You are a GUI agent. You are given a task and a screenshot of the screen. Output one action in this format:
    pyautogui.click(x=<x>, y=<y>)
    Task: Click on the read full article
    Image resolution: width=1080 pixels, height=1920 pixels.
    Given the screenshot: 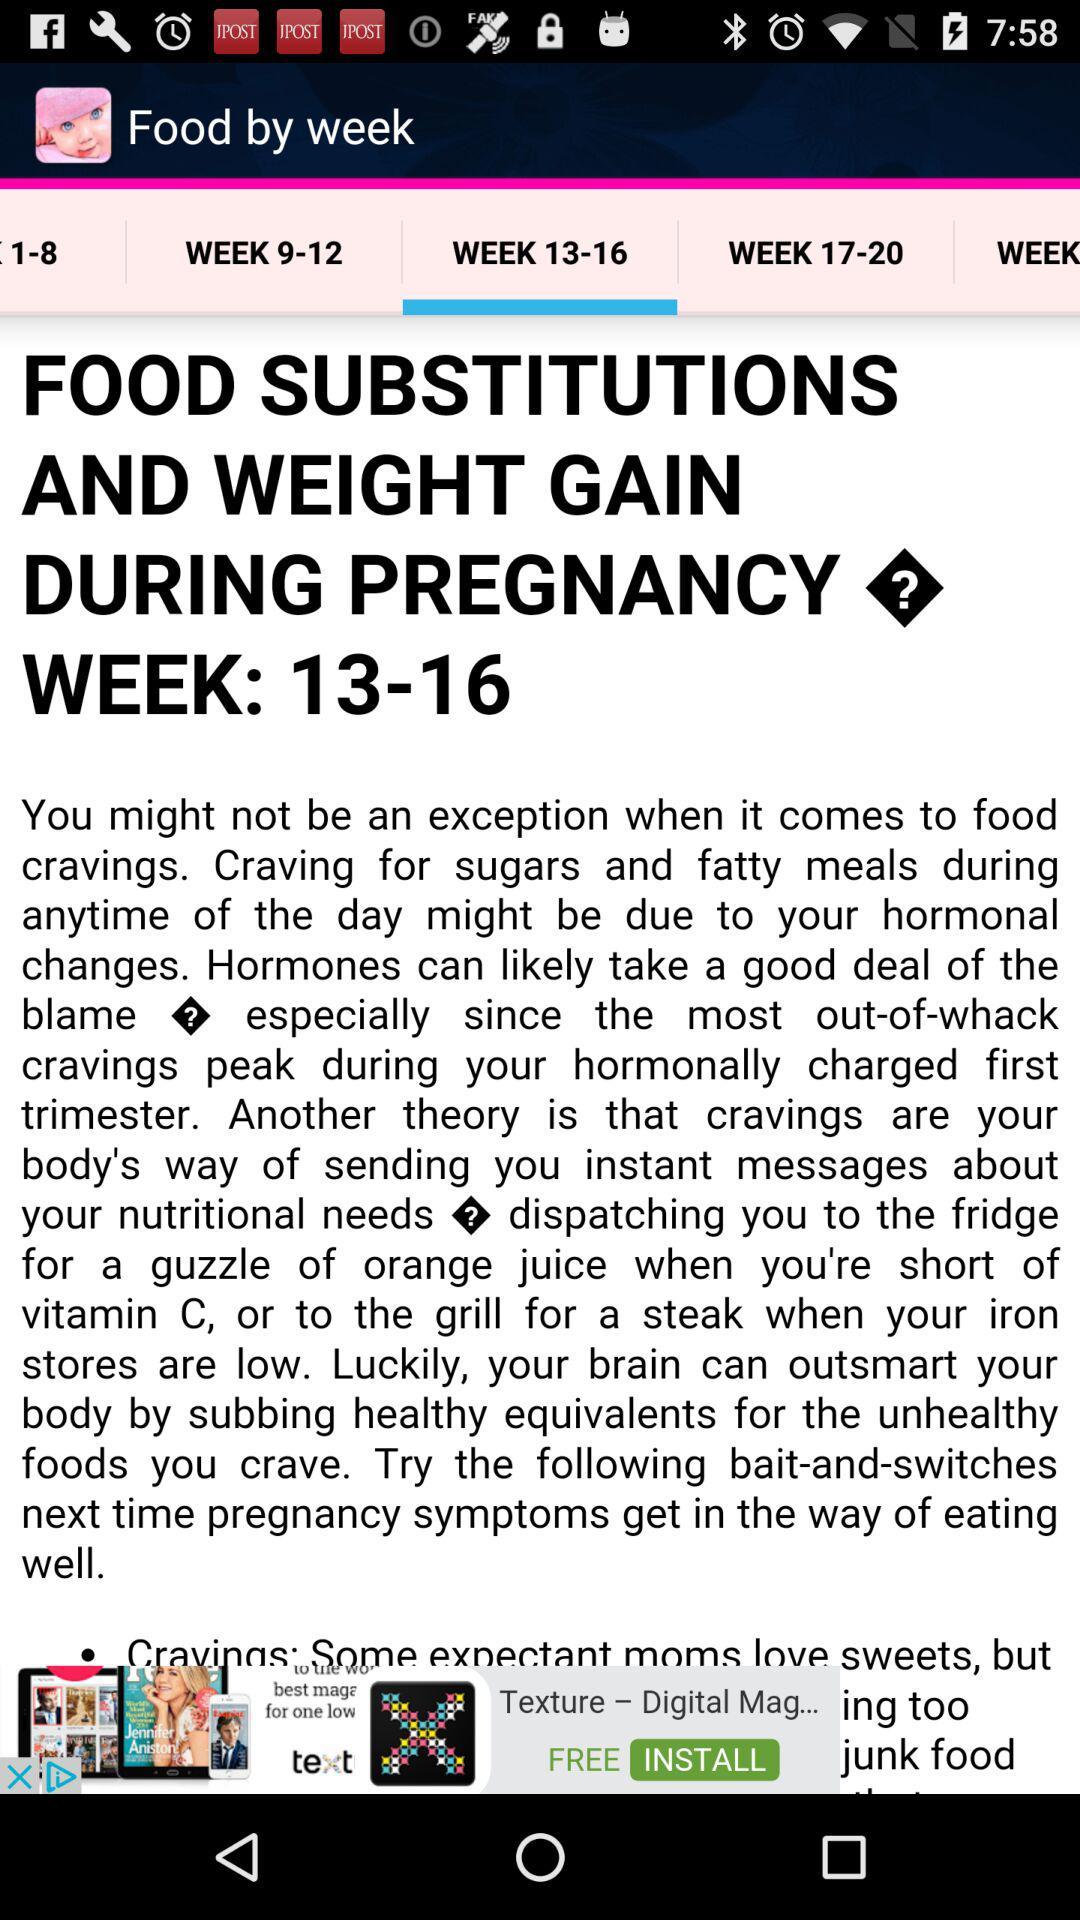 What is the action you would take?
    pyautogui.click(x=540, y=1053)
    